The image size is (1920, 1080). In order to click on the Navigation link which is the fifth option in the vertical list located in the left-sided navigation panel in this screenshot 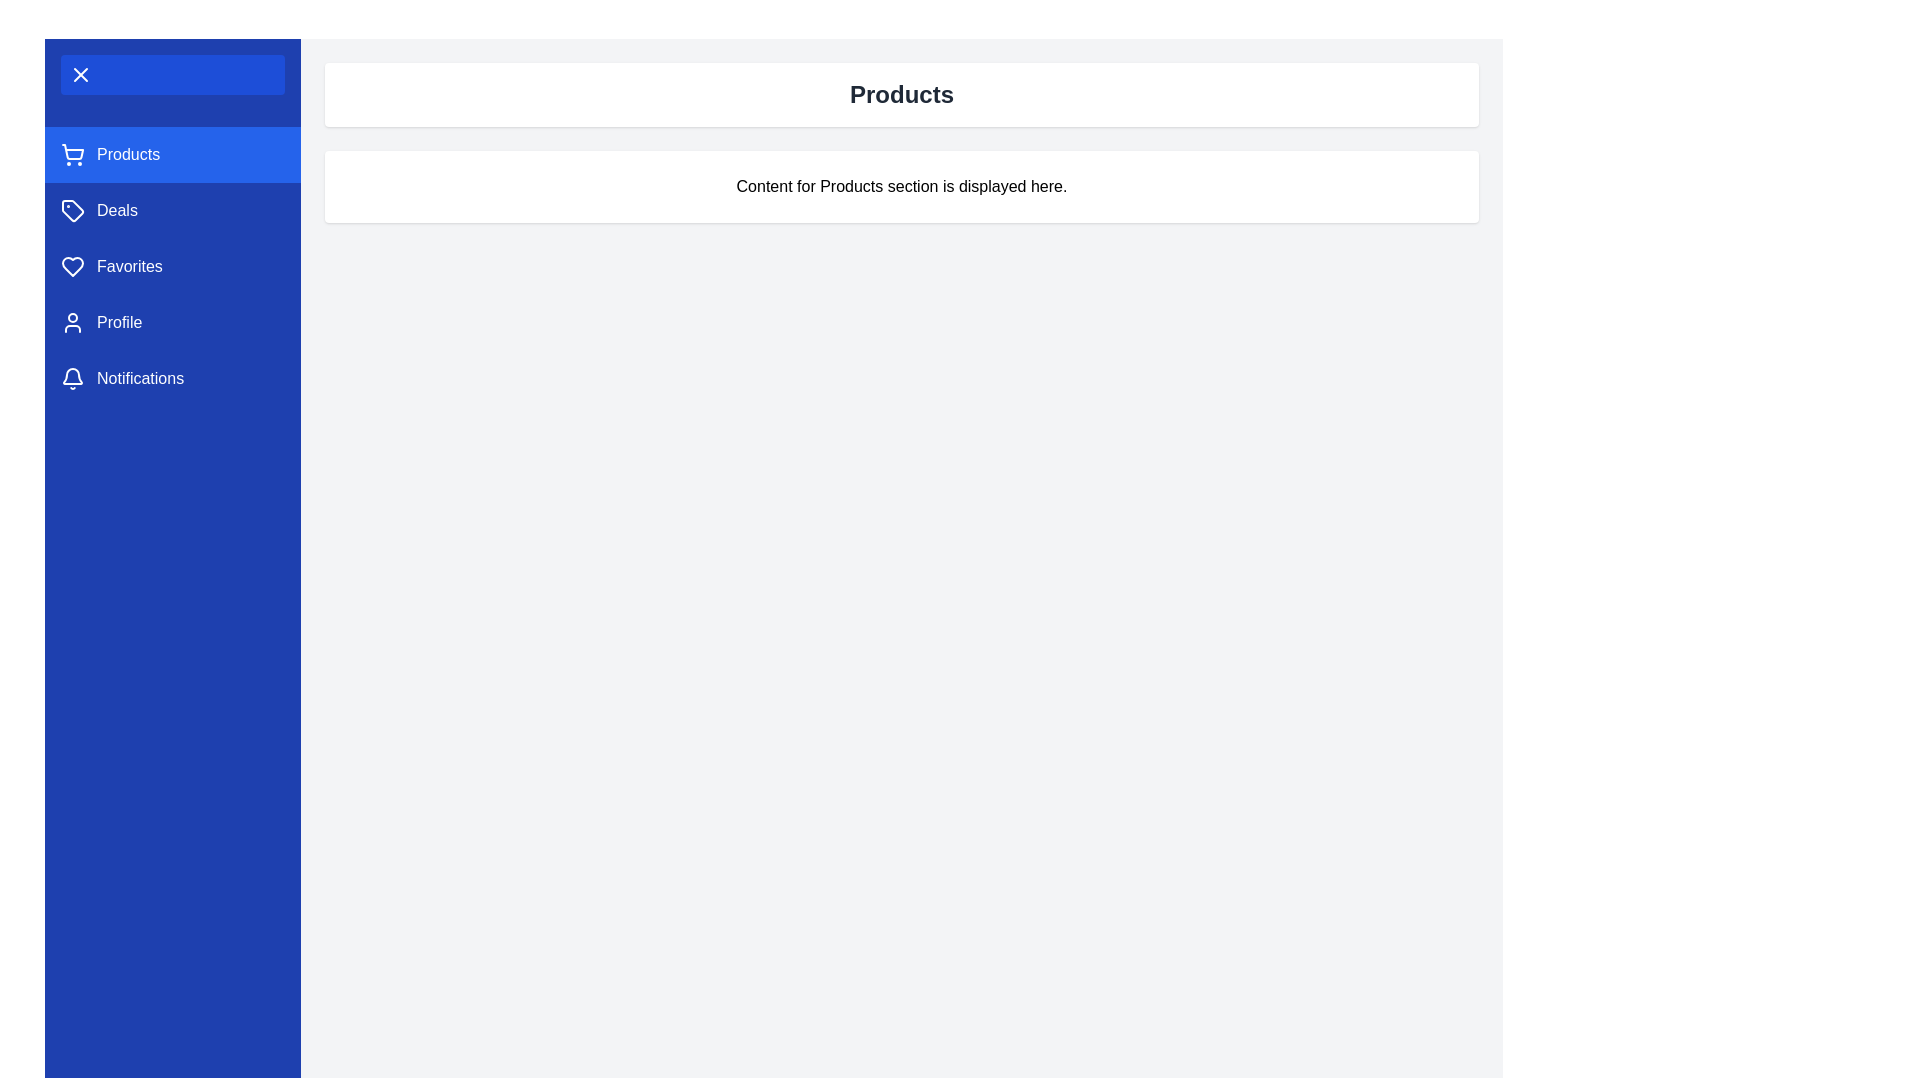, I will do `click(172, 378)`.